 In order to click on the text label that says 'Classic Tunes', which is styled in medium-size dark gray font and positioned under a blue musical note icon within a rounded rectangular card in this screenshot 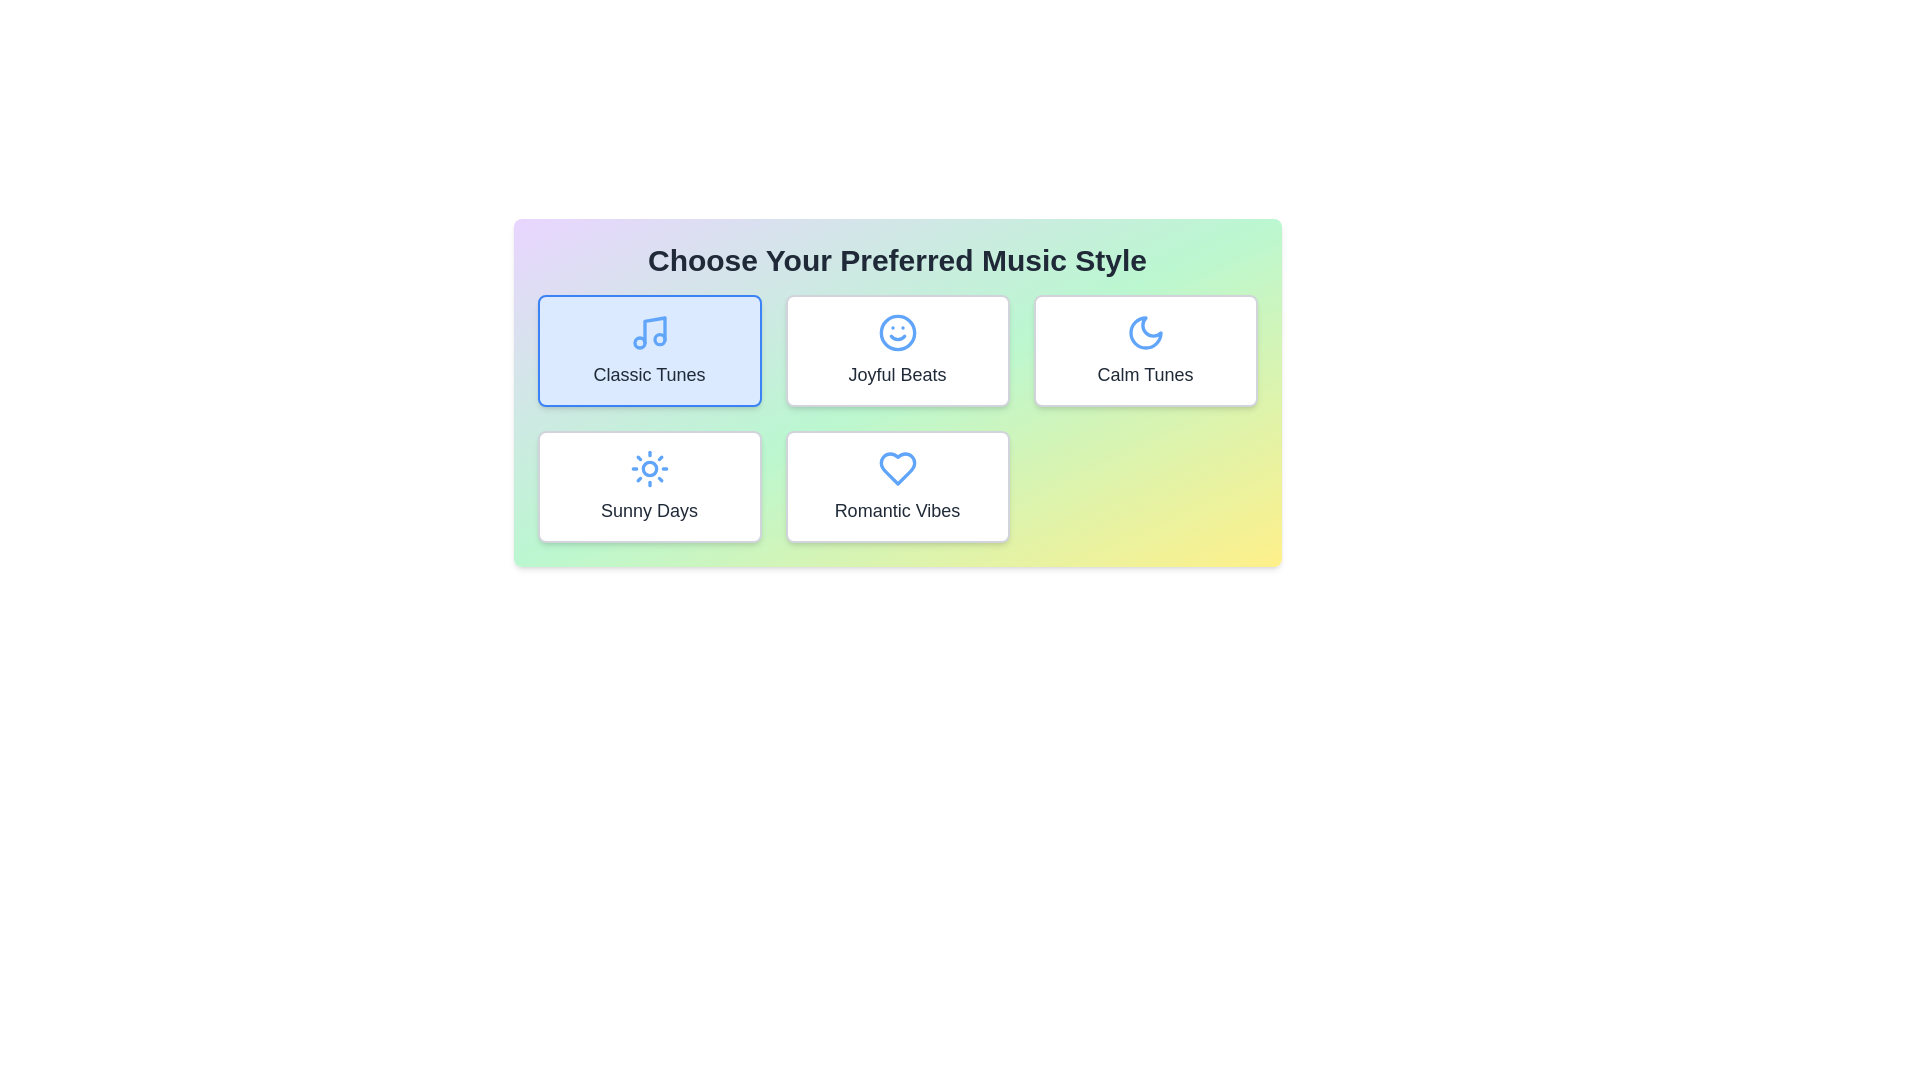, I will do `click(649, 374)`.